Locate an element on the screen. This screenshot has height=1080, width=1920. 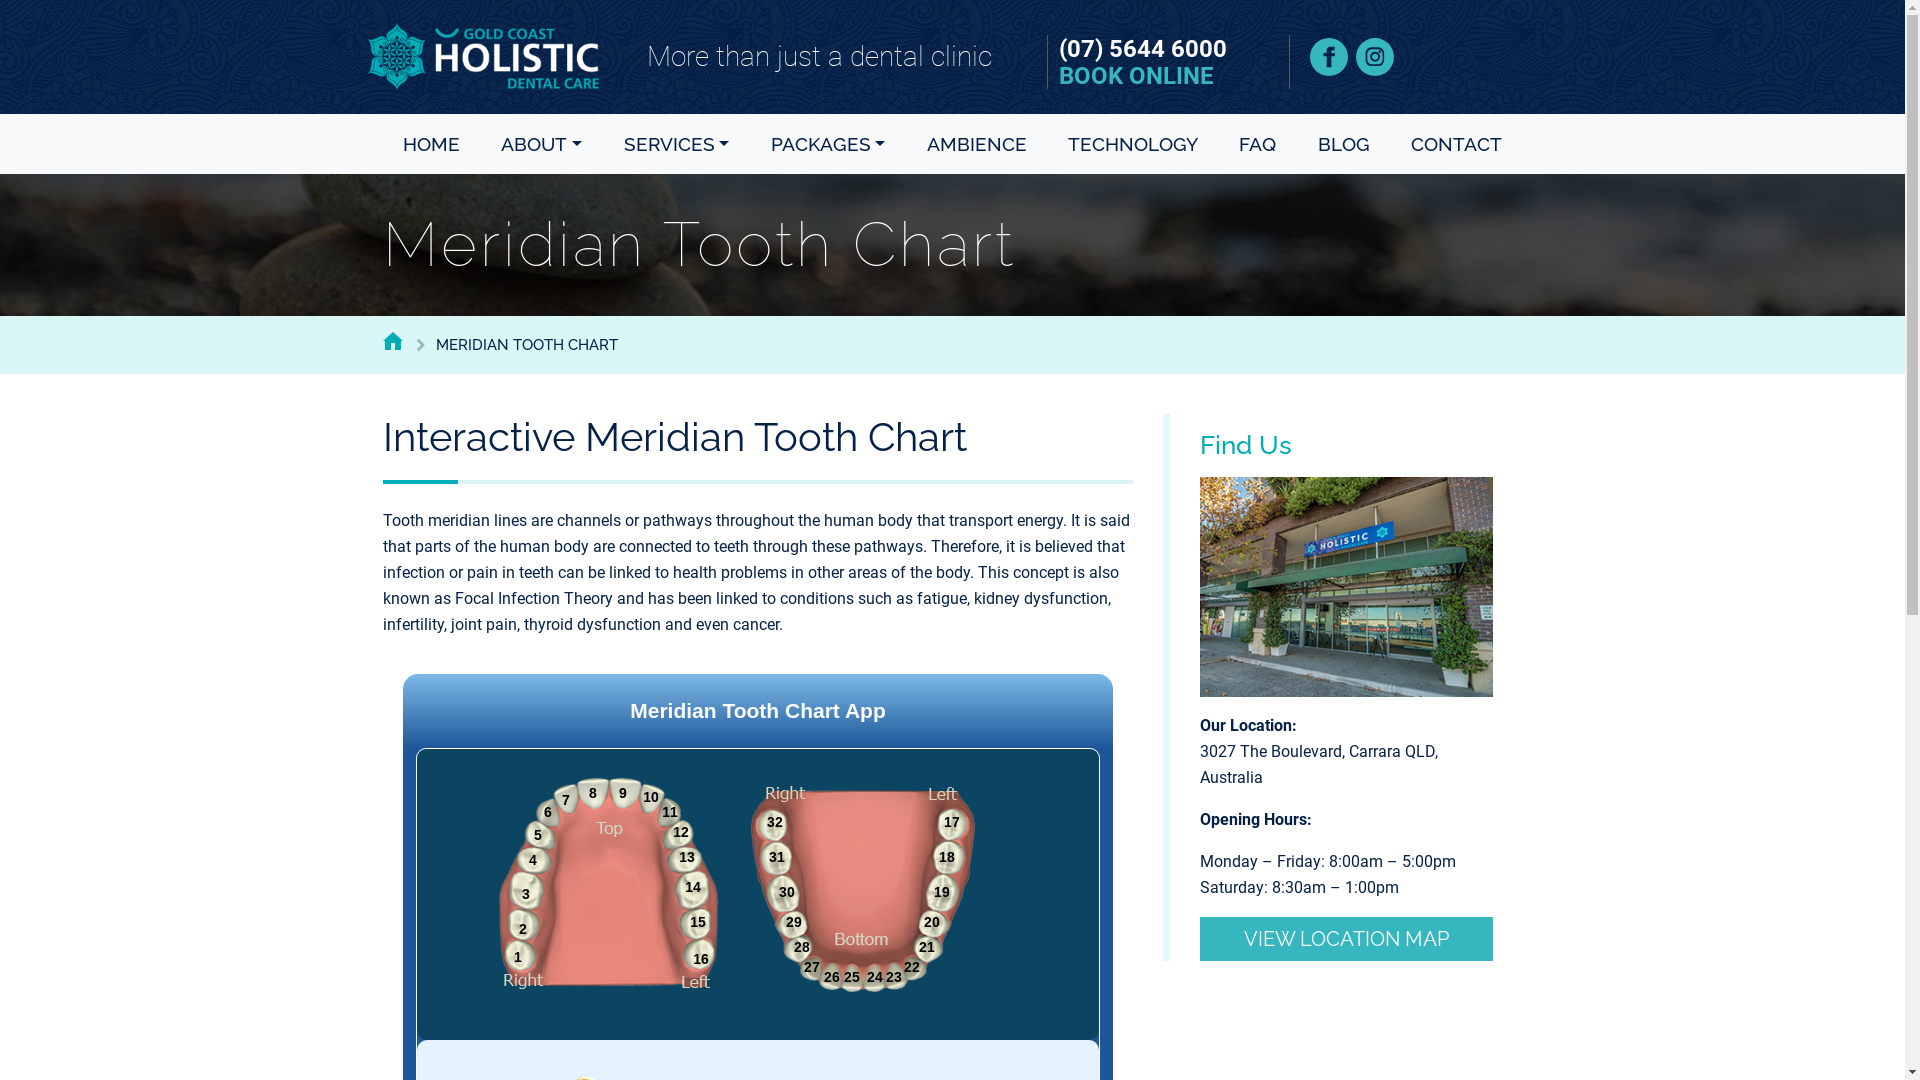
'FAQ' is located at coordinates (1229, 143).